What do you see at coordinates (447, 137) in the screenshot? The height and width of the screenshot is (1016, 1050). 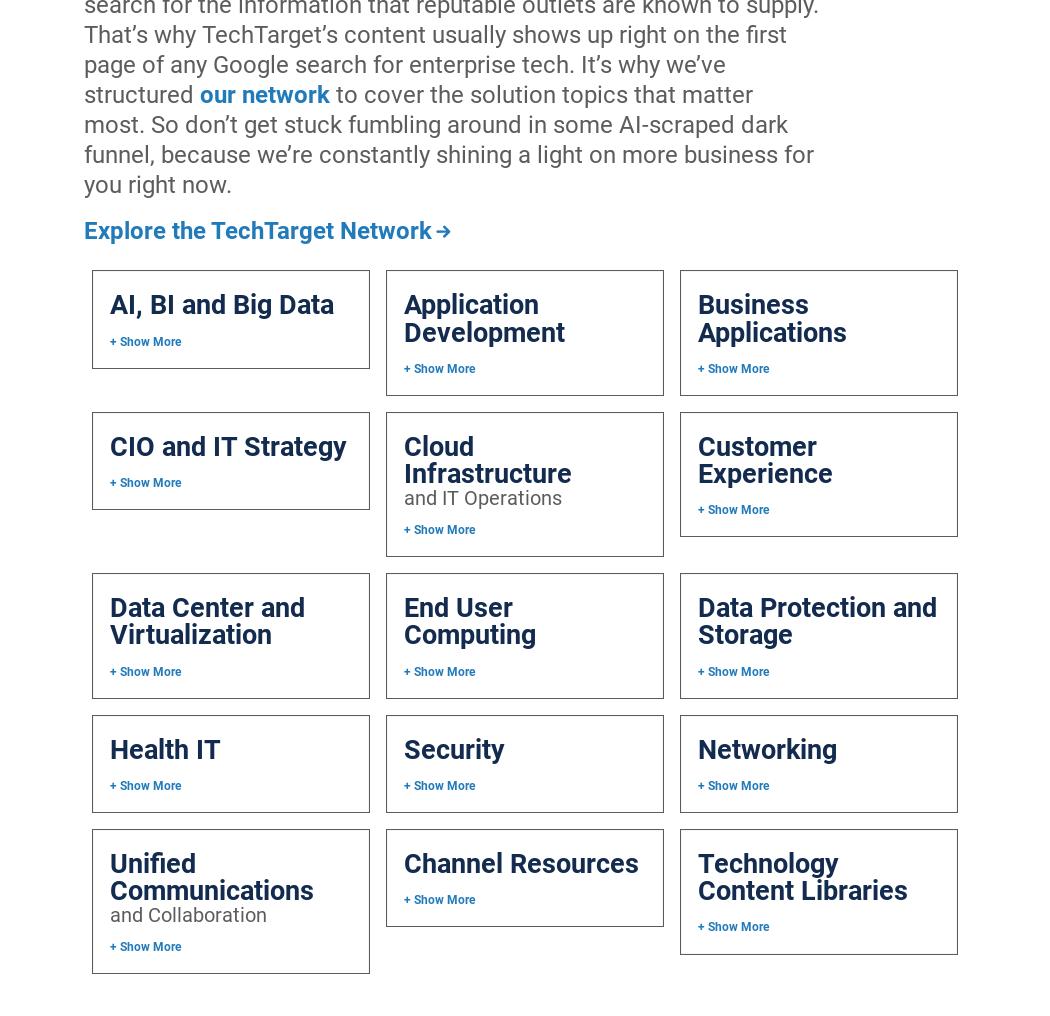 I see `'to cover the solution topics that matter most. So don’t get stuck fumbling around in some AI-scraped dark funnel, because we’re constantly shining a light on more business for you right now.'` at bounding box center [447, 137].